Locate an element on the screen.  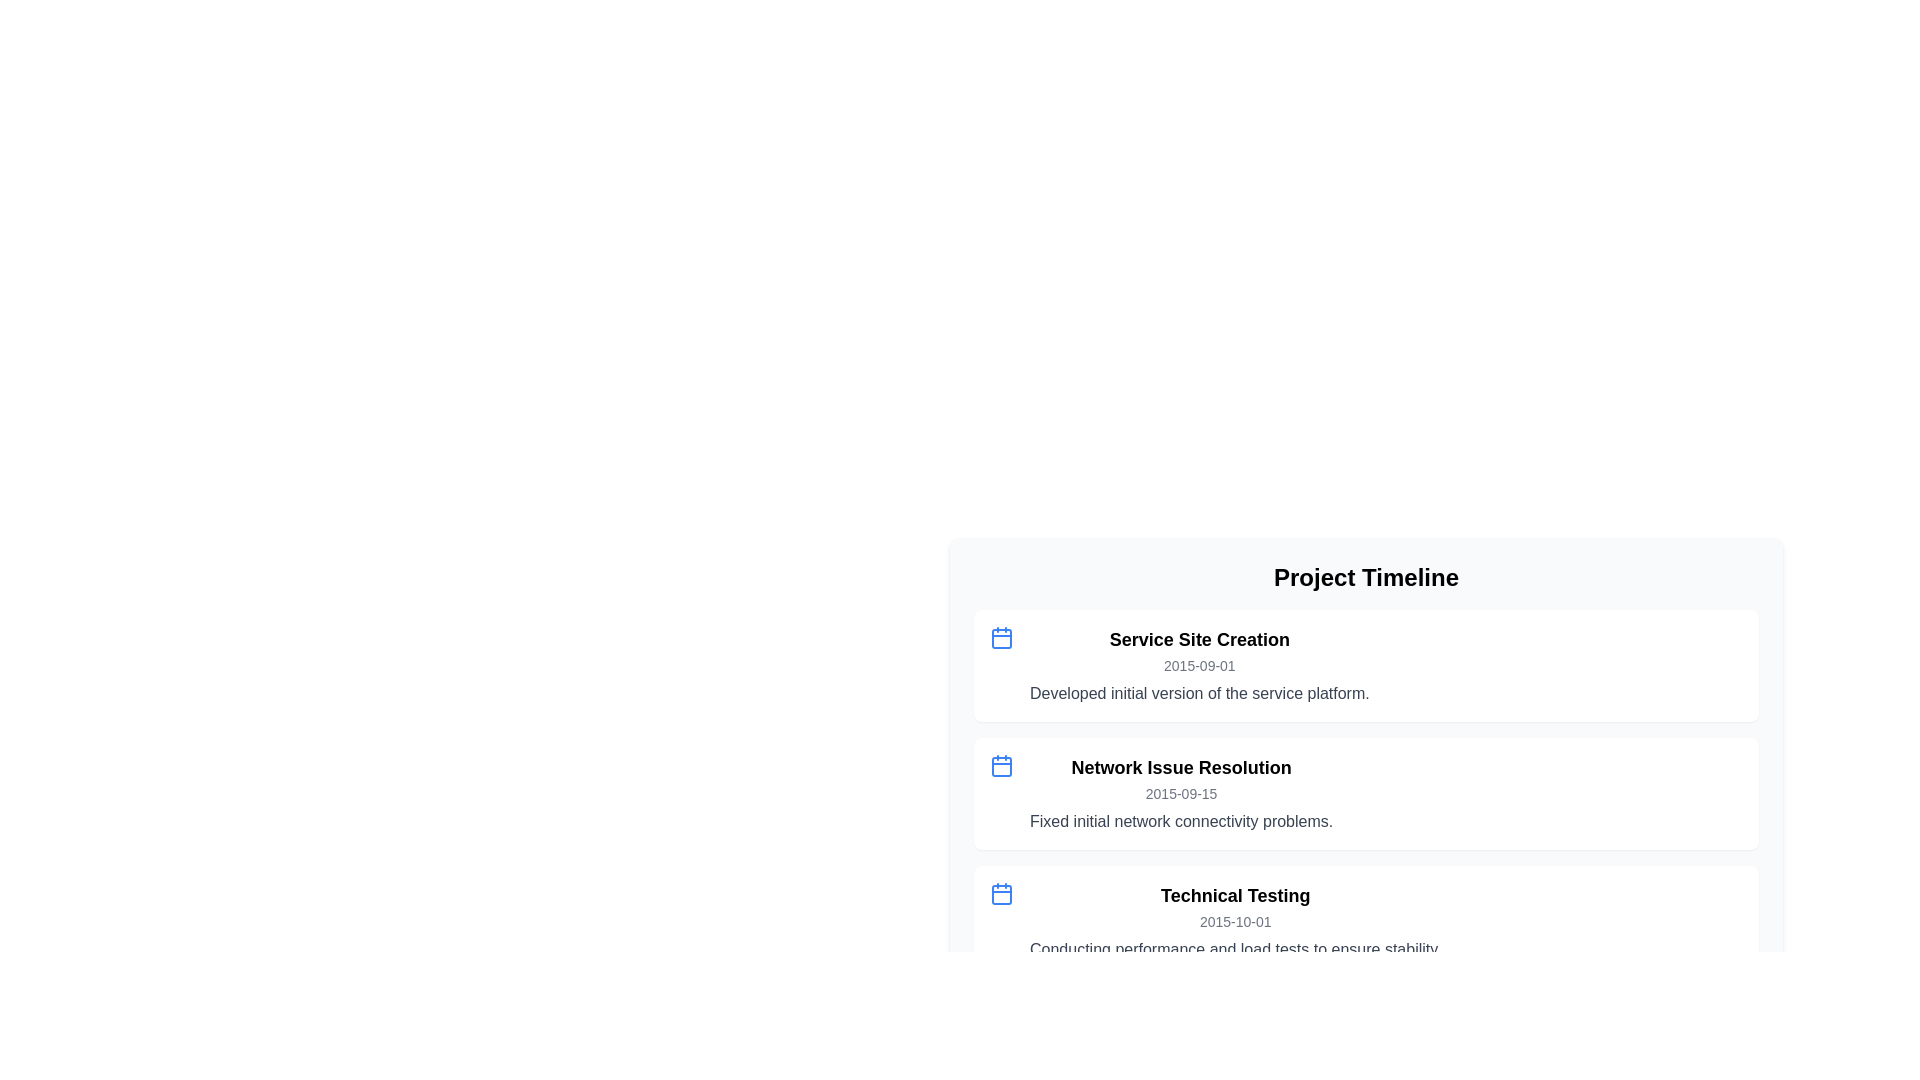
the text label displaying the date '2015-09-01', which is positioned below the title 'Service Site Creation' and above the descriptive text 'Developed initial version of the service platform.' is located at coordinates (1199, 666).